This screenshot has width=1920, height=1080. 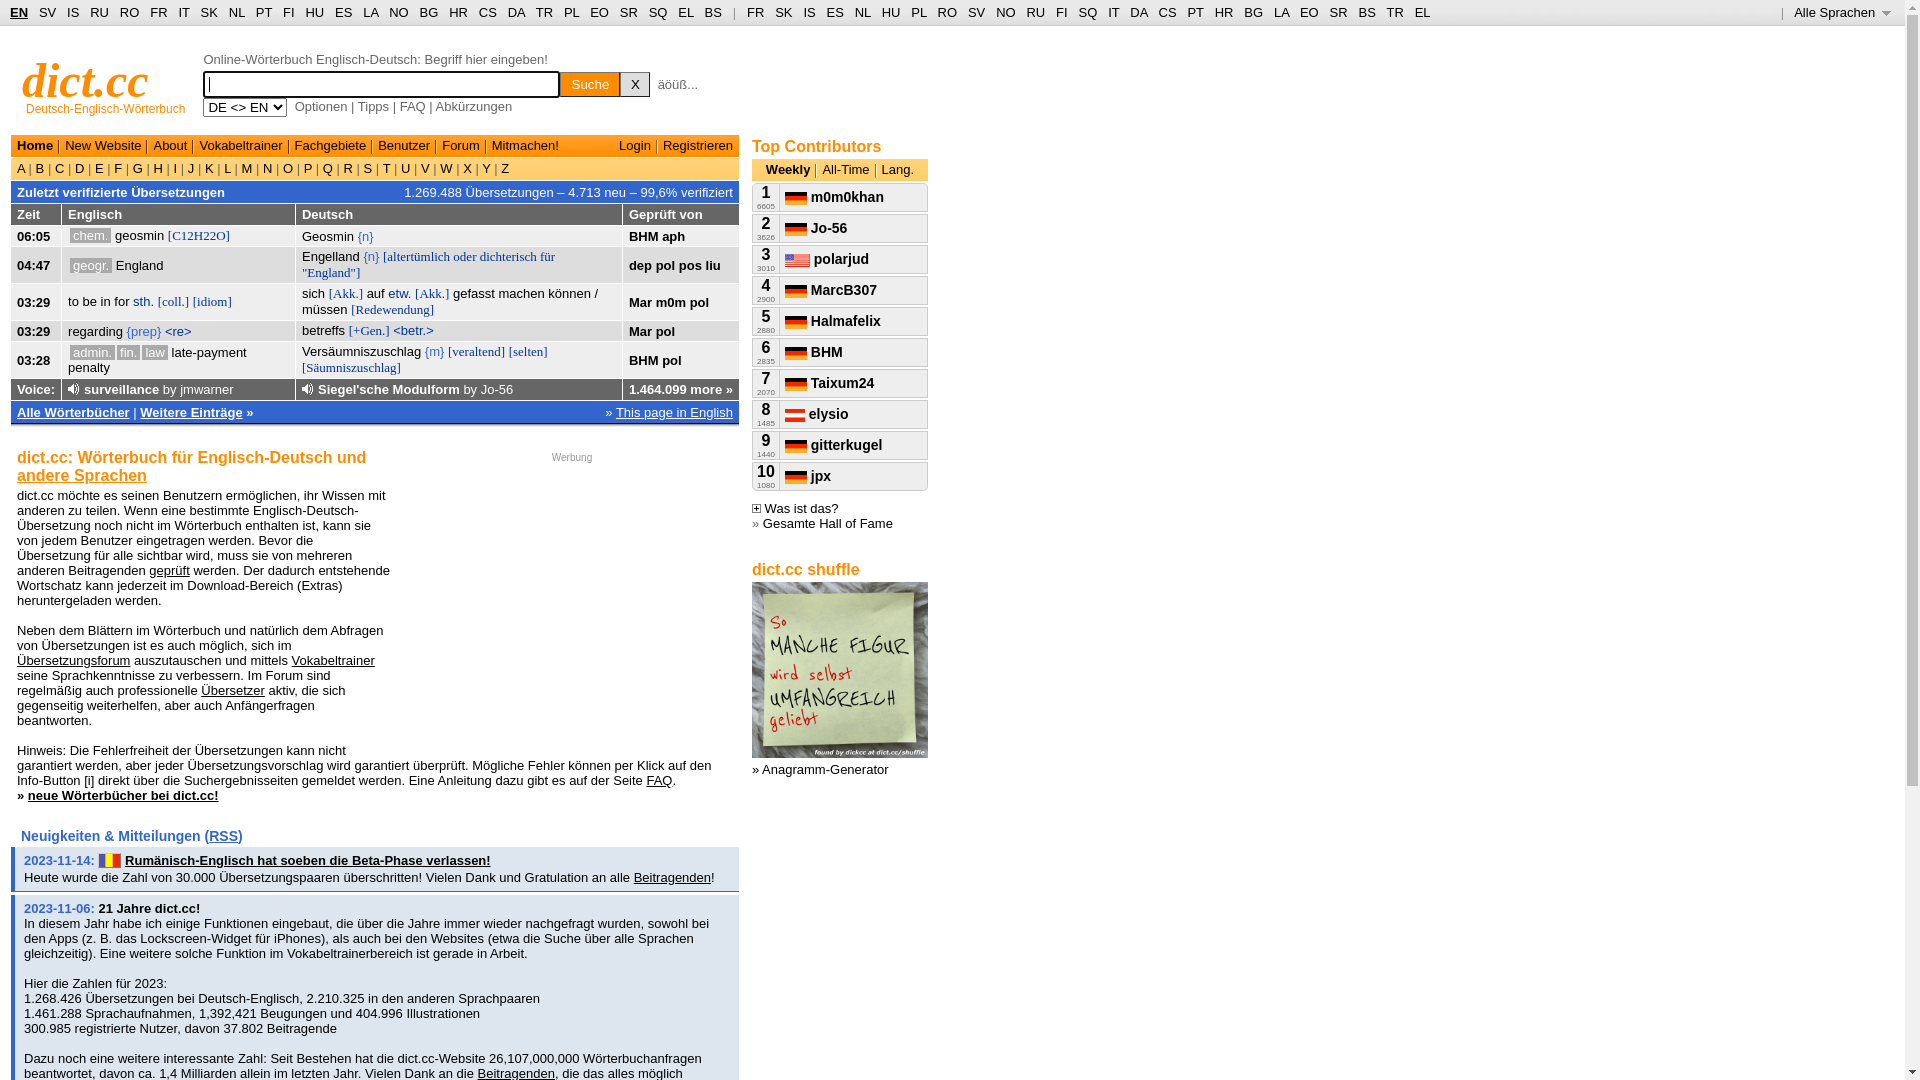 What do you see at coordinates (206, 389) in the screenshot?
I see `'jmwarner'` at bounding box center [206, 389].